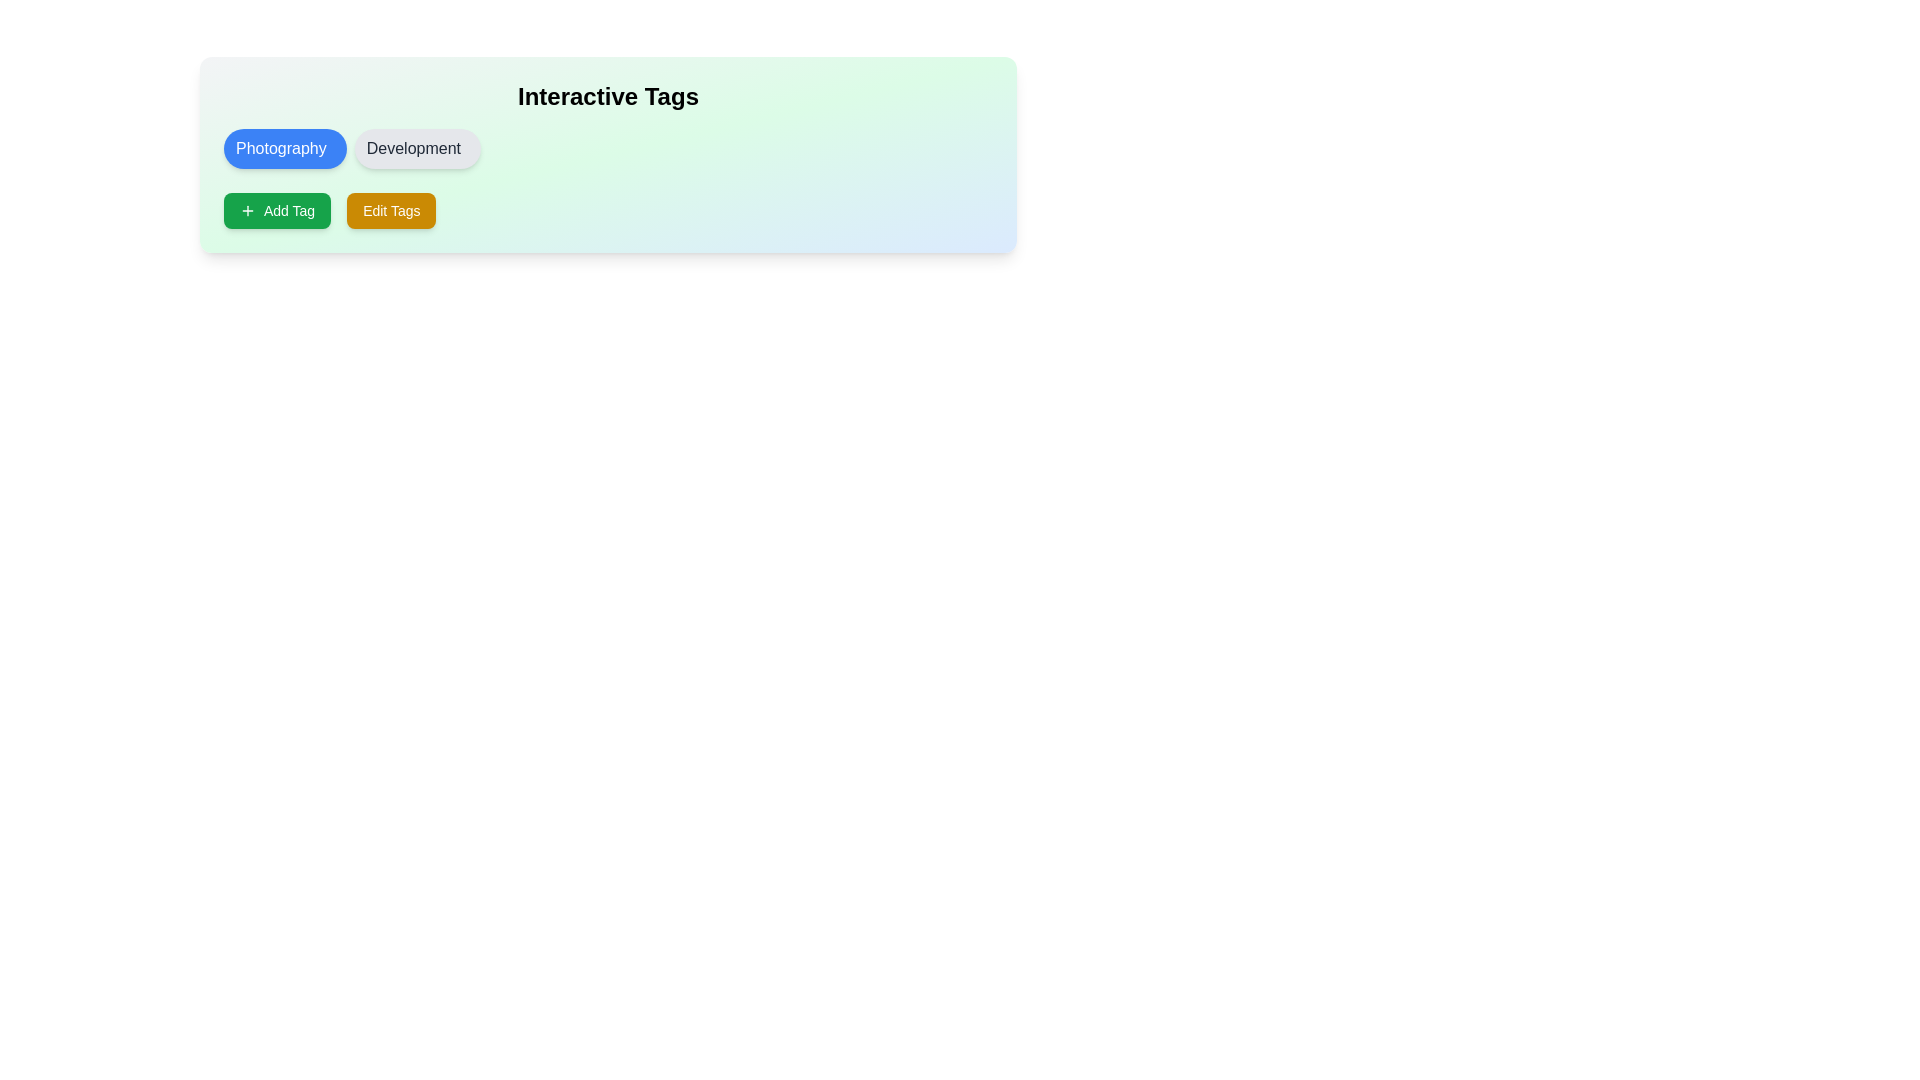 This screenshot has height=1080, width=1920. I want to click on the small plus icon within the 'Add Tag' button, so click(247, 211).